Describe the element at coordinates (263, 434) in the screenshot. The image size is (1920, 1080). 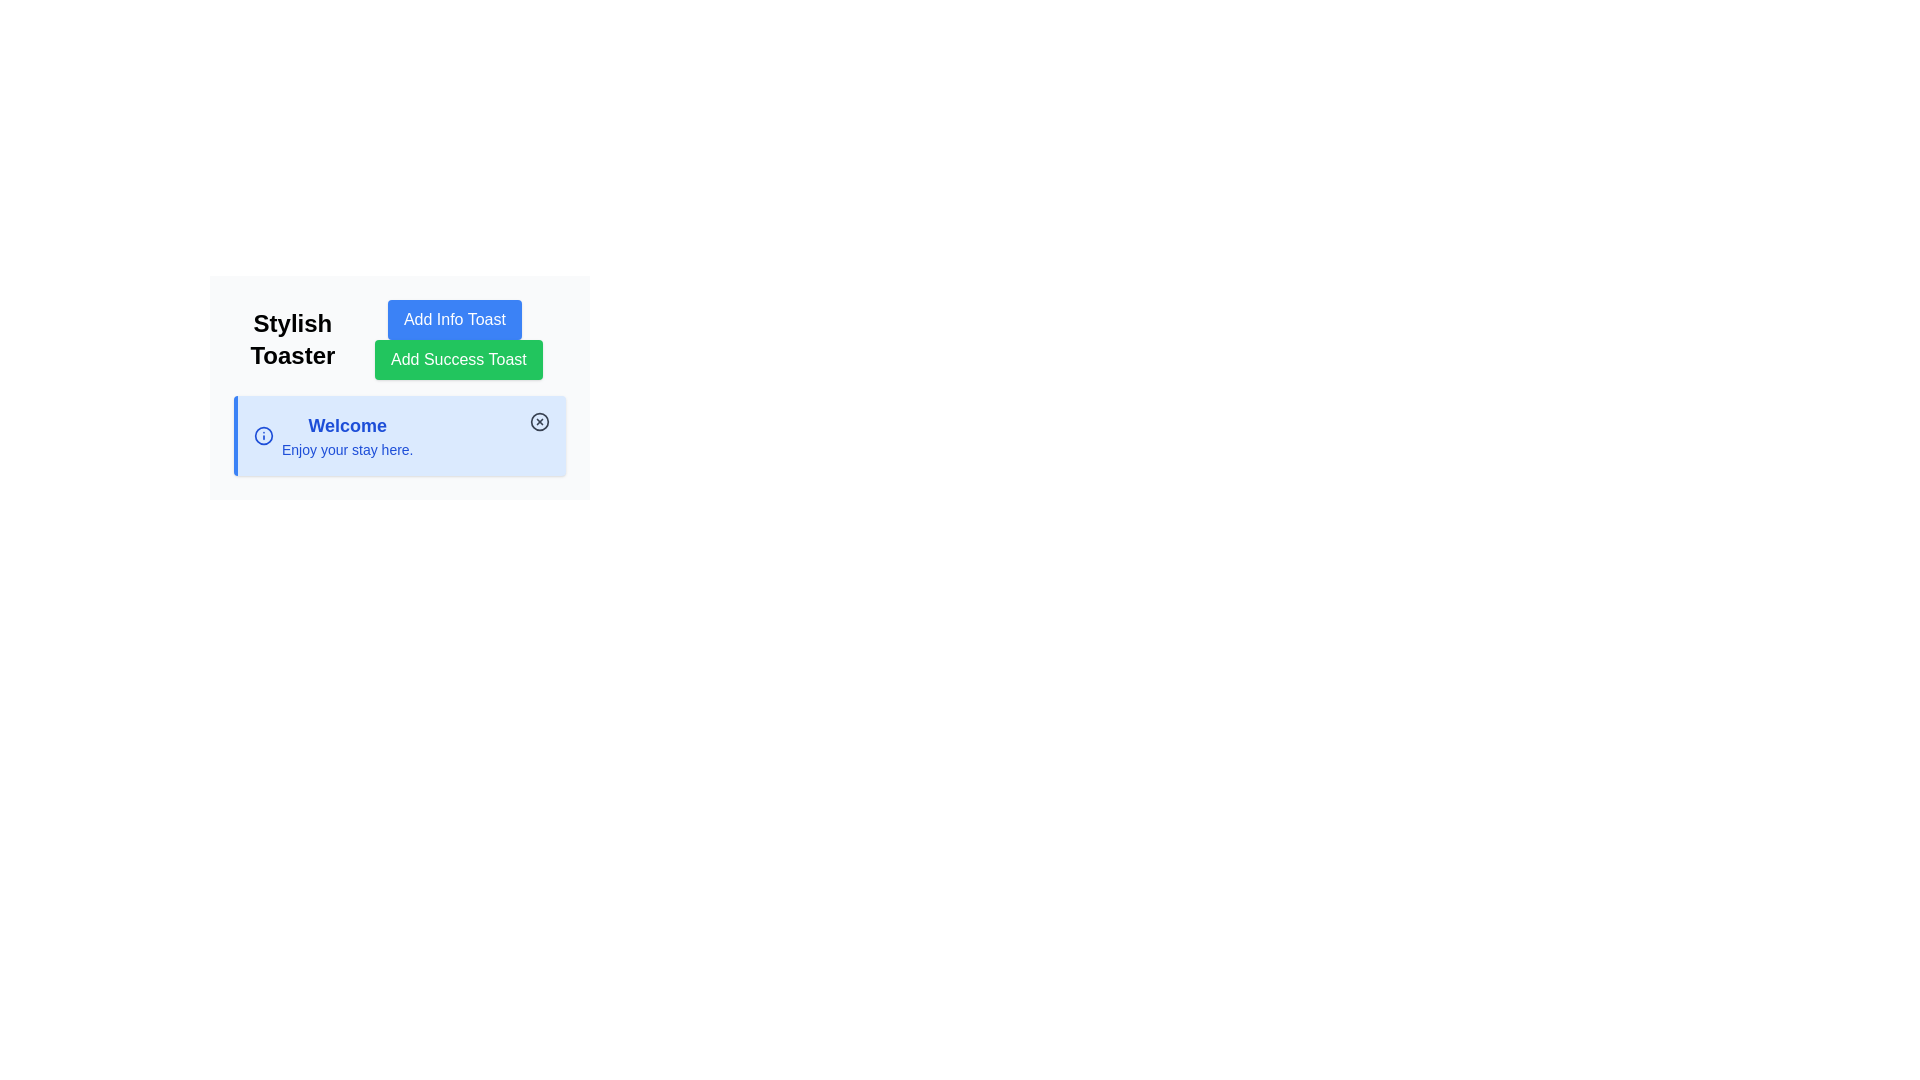
I see `the informational icon located to the left of the text 'Welcome Enjoy your stay here' in the horizontal notification block` at that location.